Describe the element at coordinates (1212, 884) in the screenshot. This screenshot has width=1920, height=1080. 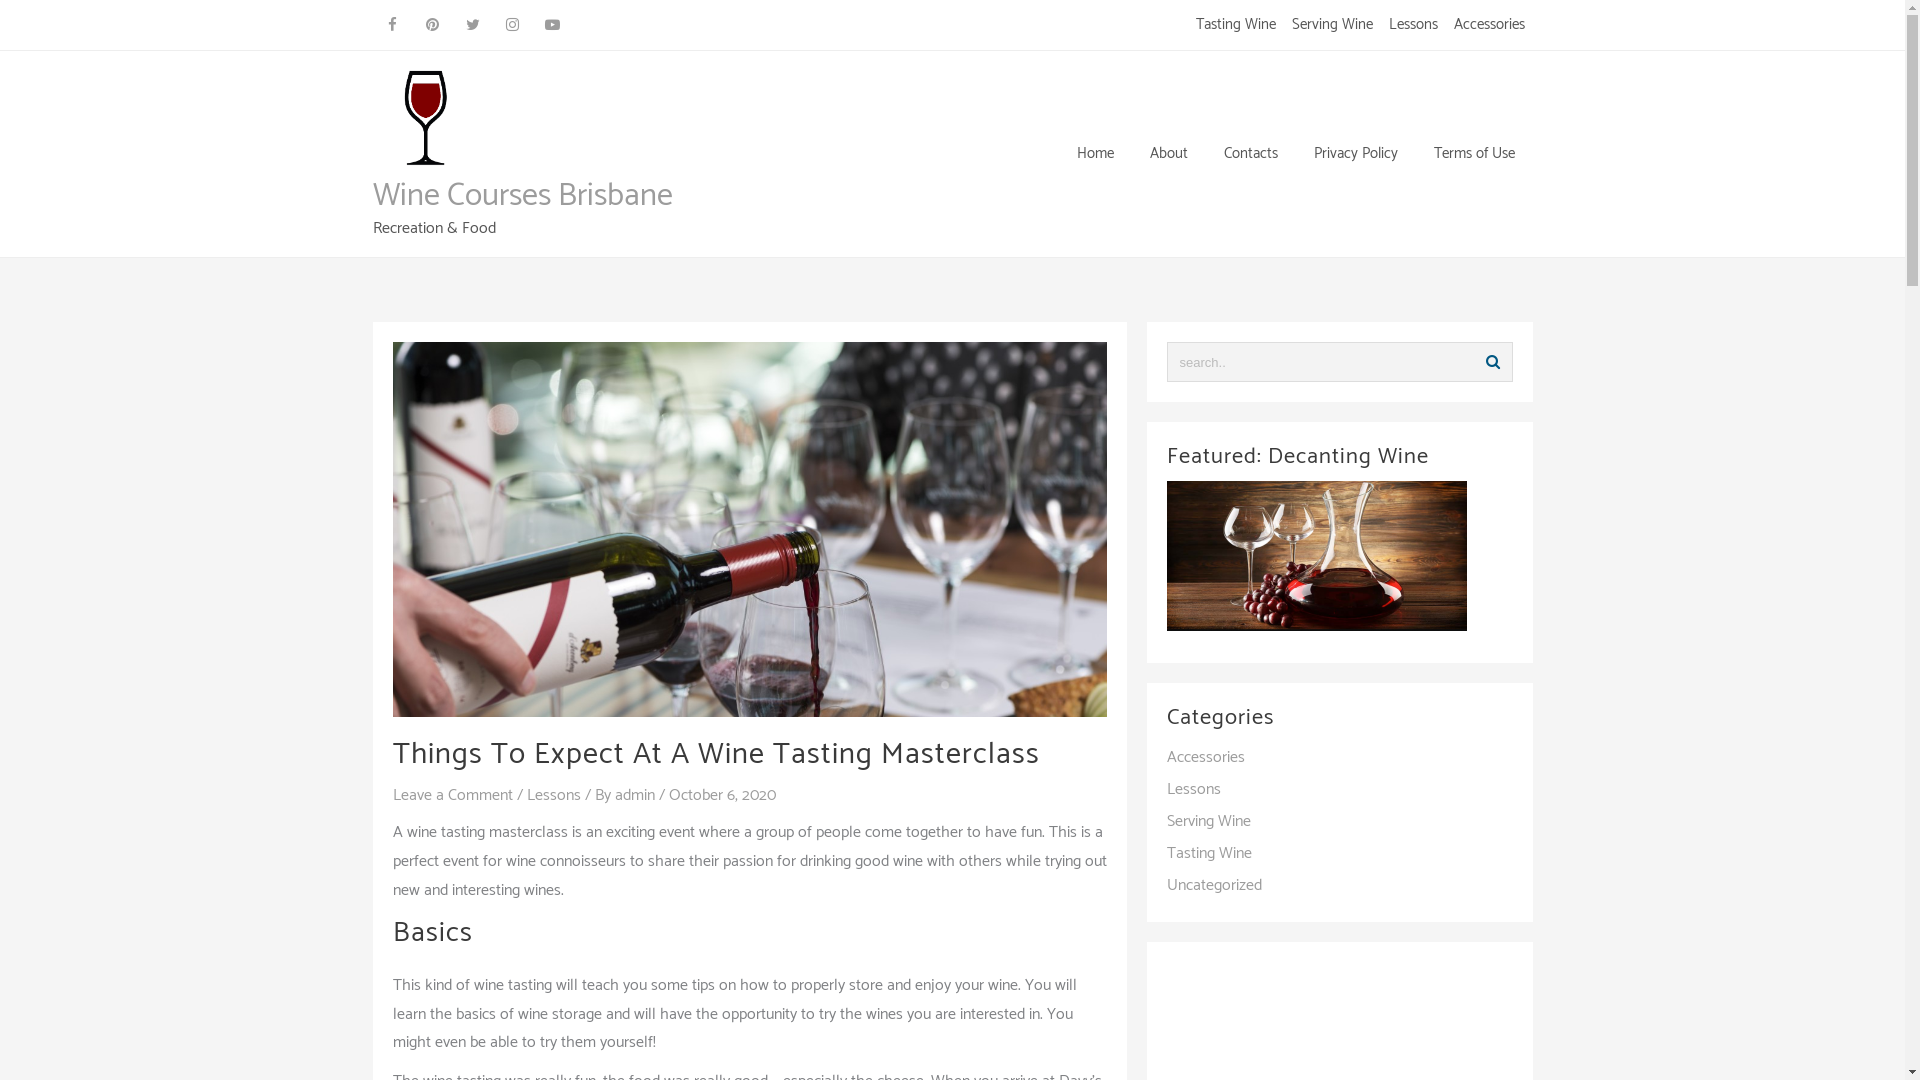
I see `'Uncategorized'` at that location.